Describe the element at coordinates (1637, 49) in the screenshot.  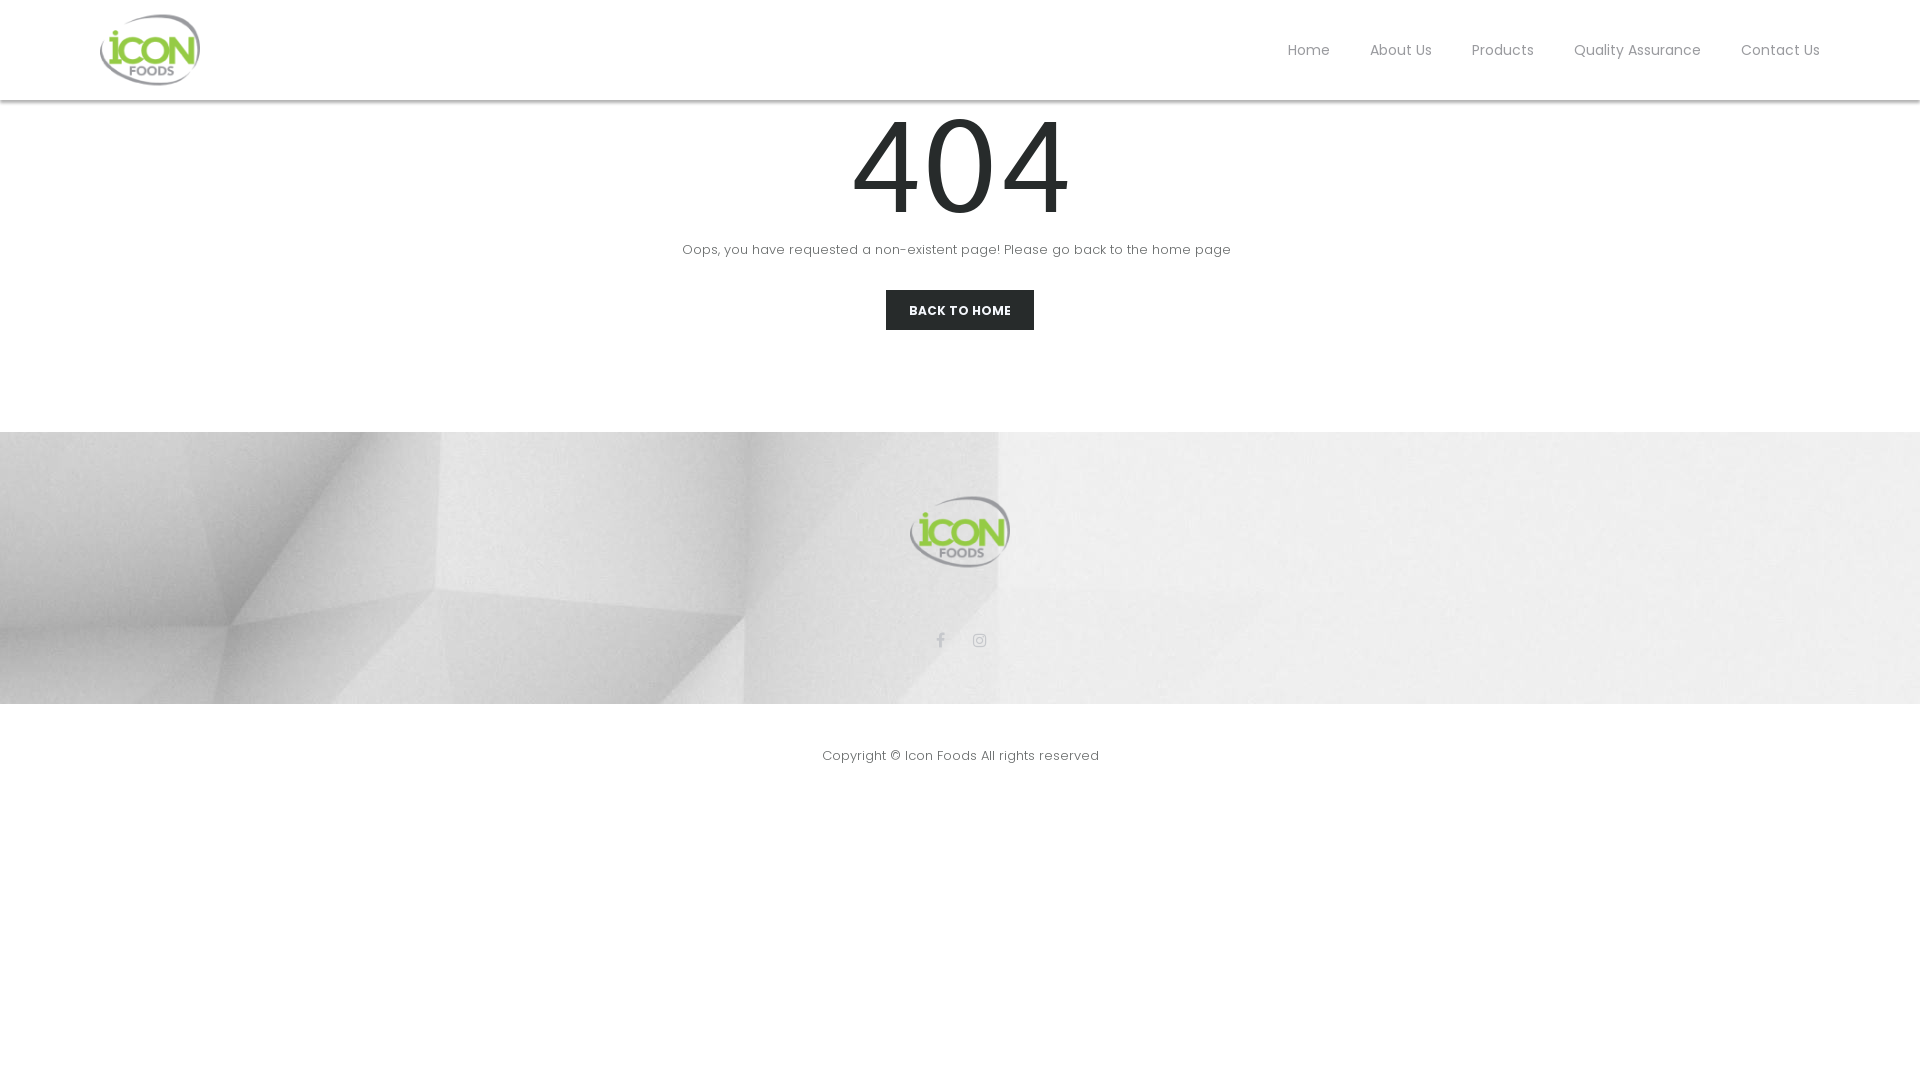
I see `'Quality Assurance'` at that location.